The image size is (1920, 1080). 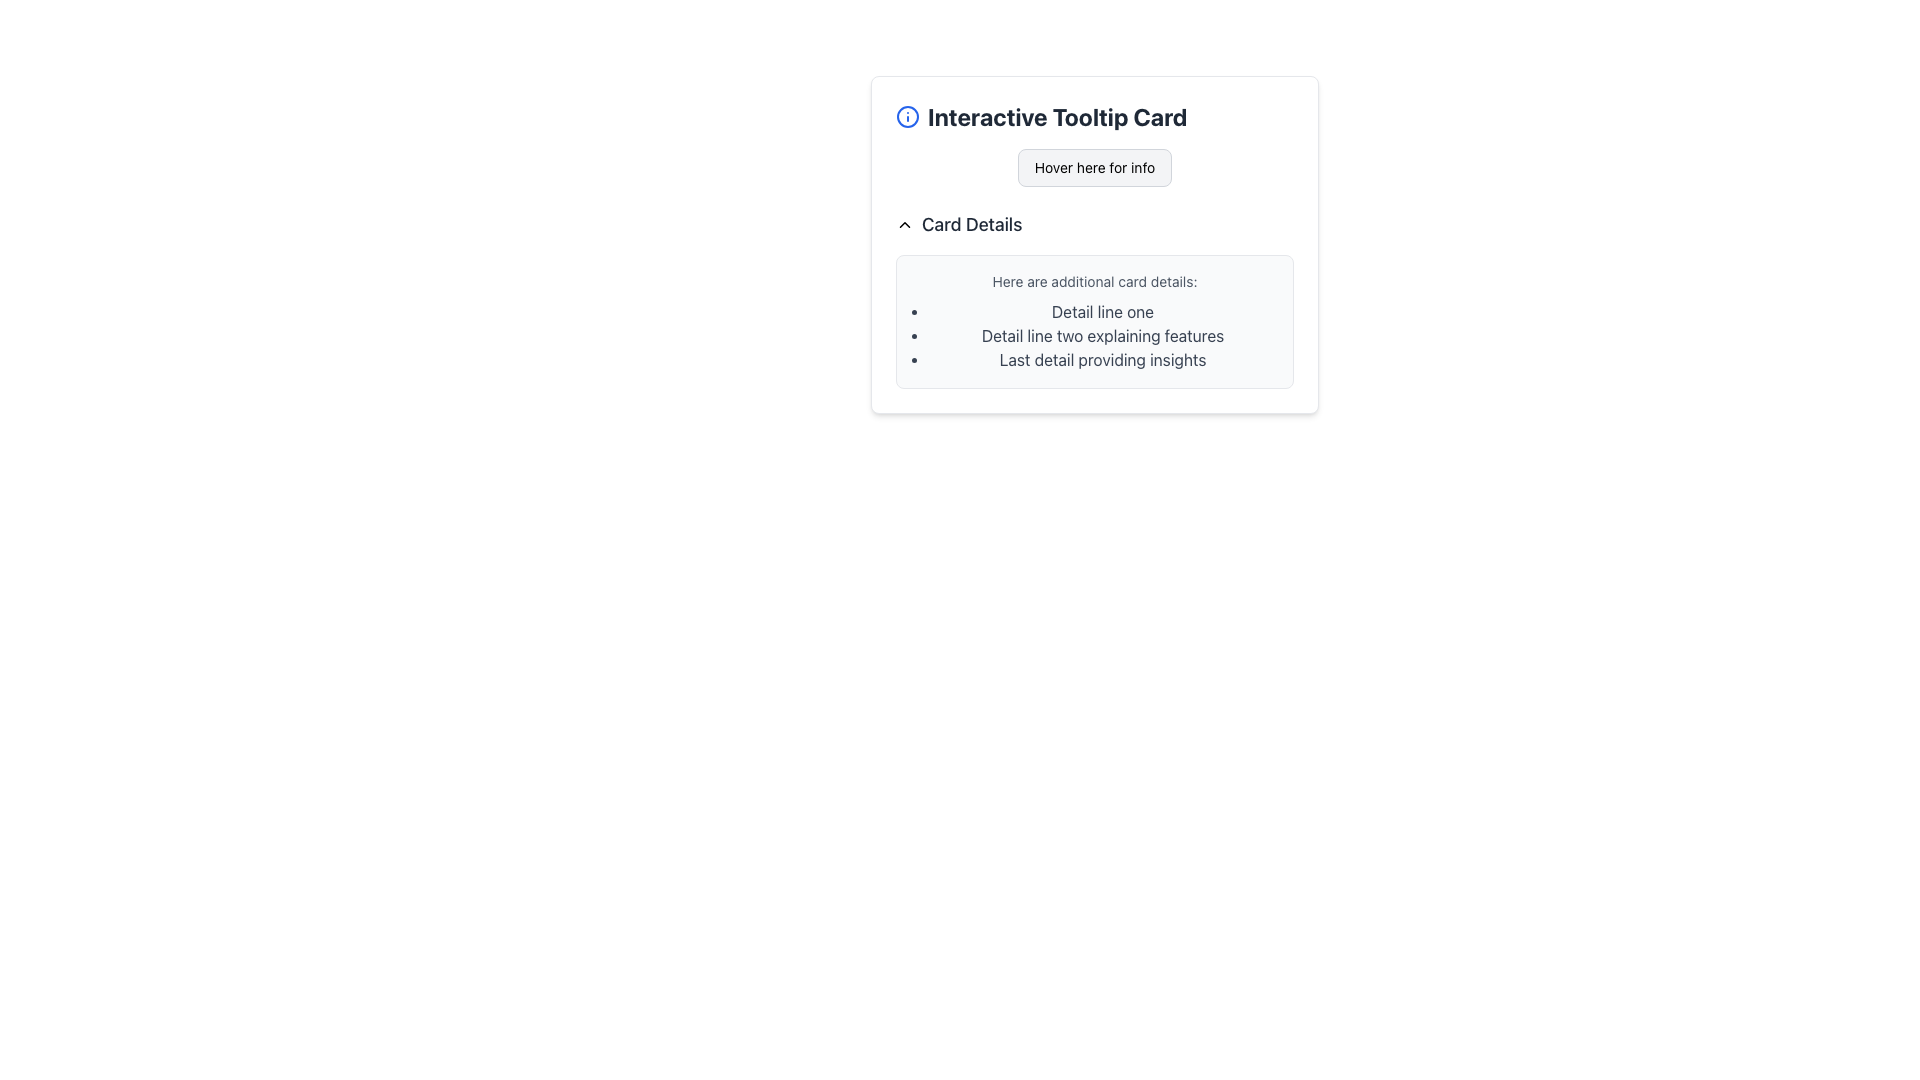 What do you see at coordinates (1093, 334) in the screenshot?
I see `the bullet-point list that presents detailed information points related to the card, located below the header 'Here are additional card details:' in the 'Card Details' section` at bounding box center [1093, 334].